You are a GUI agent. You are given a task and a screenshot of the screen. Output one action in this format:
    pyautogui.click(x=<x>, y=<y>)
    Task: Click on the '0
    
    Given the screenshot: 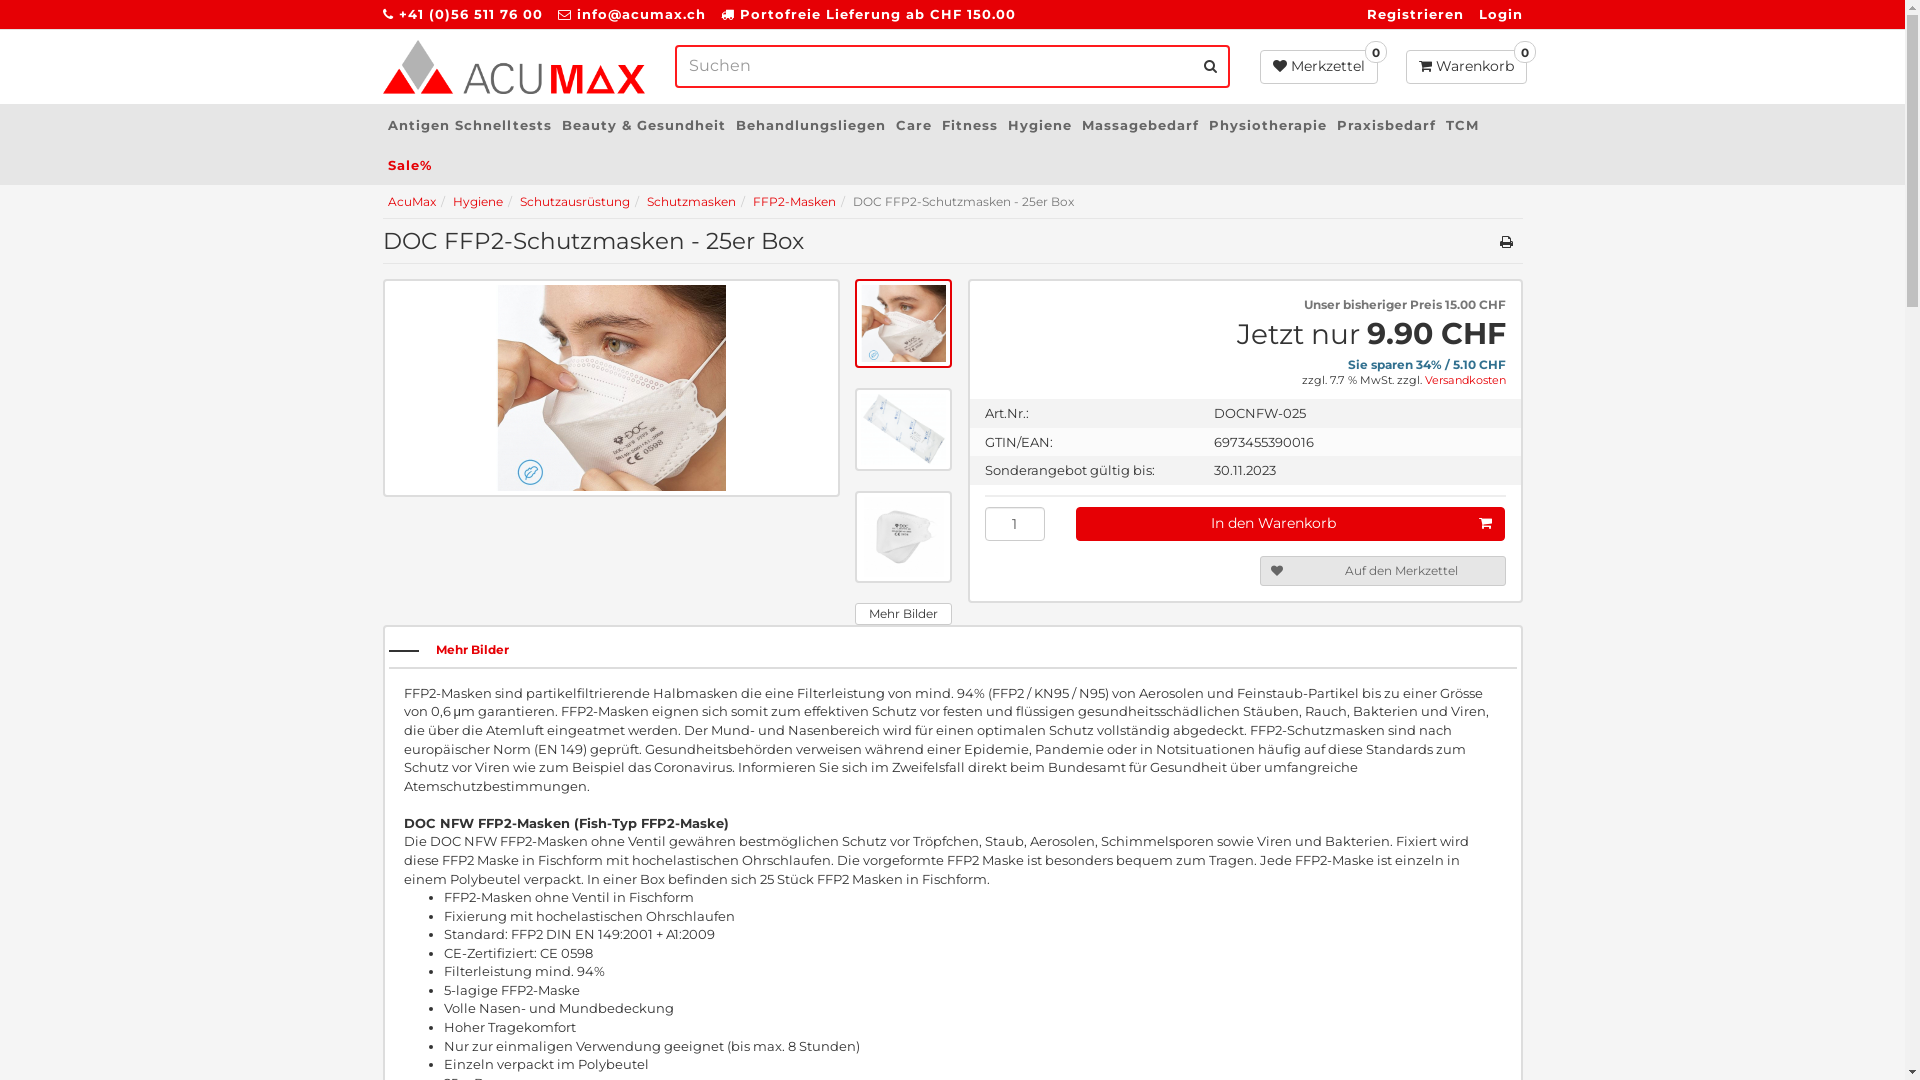 What is the action you would take?
    pyautogui.click(x=1466, y=65)
    